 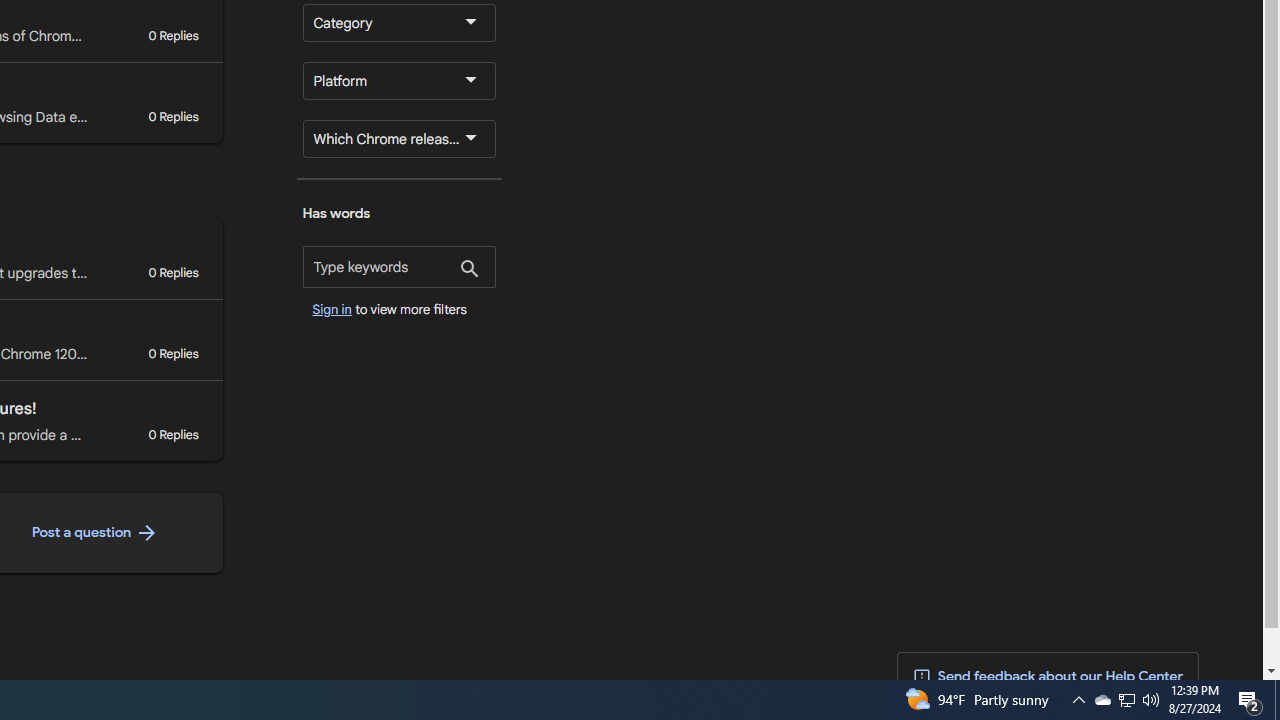 I want to click on 'Post a question ', so click(x=93, y=532).